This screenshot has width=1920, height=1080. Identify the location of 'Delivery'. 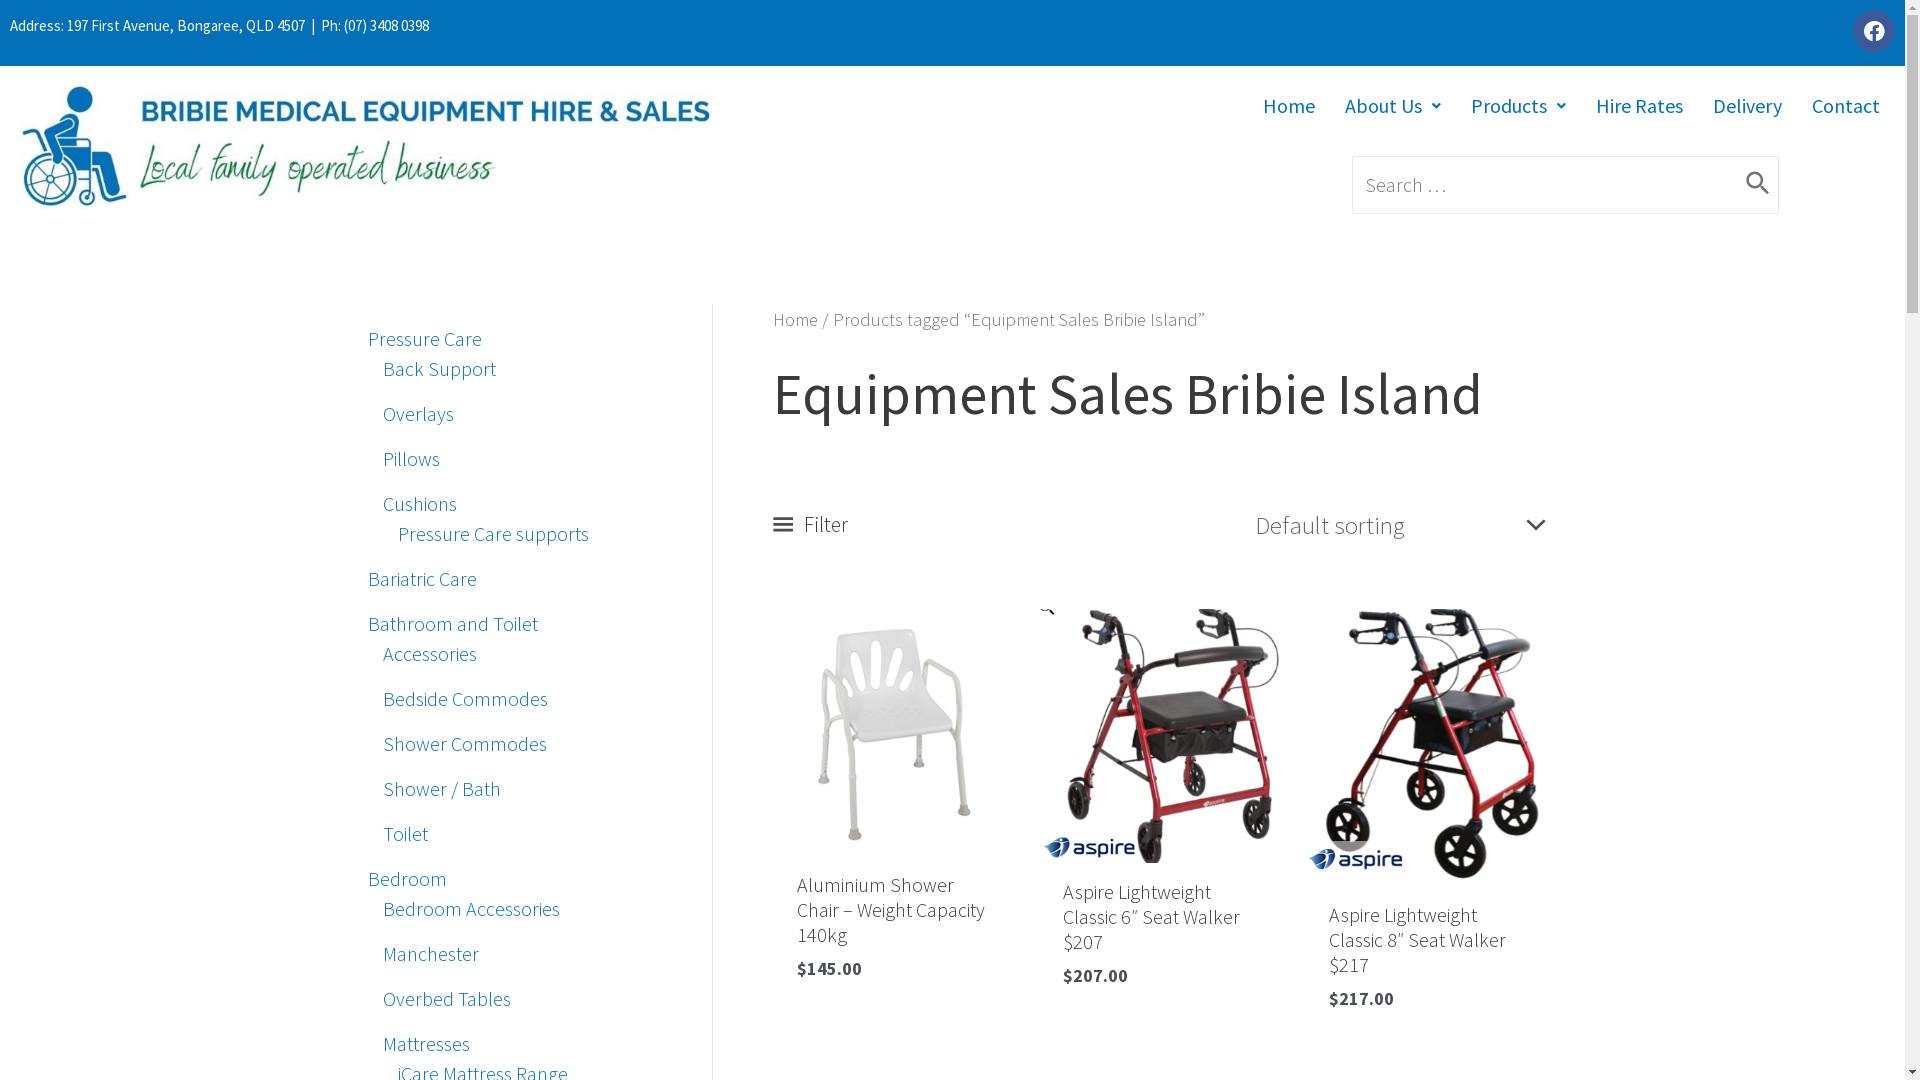
(1746, 105).